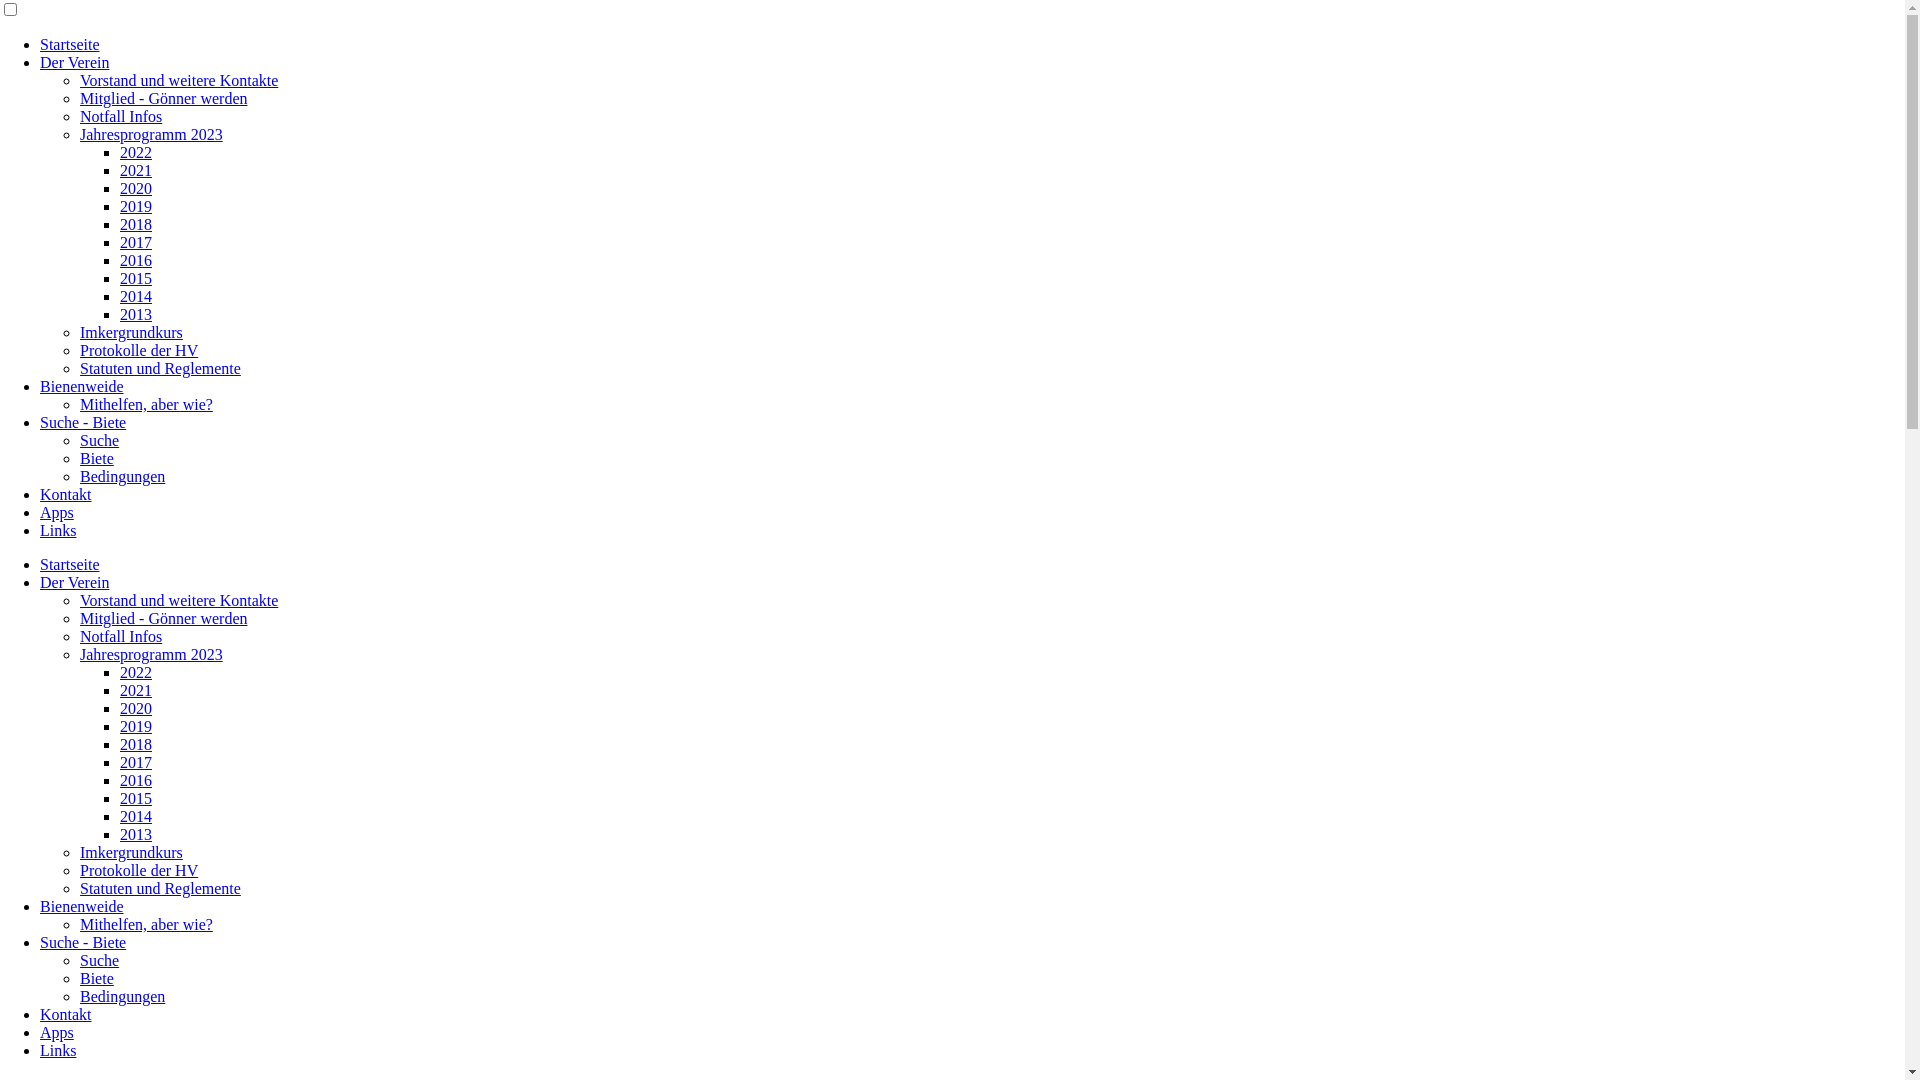 This screenshot has height=1080, width=1920. What do you see at coordinates (70, 564) in the screenshot?
I see `'Startseite'` at bounding box center [70, 564].